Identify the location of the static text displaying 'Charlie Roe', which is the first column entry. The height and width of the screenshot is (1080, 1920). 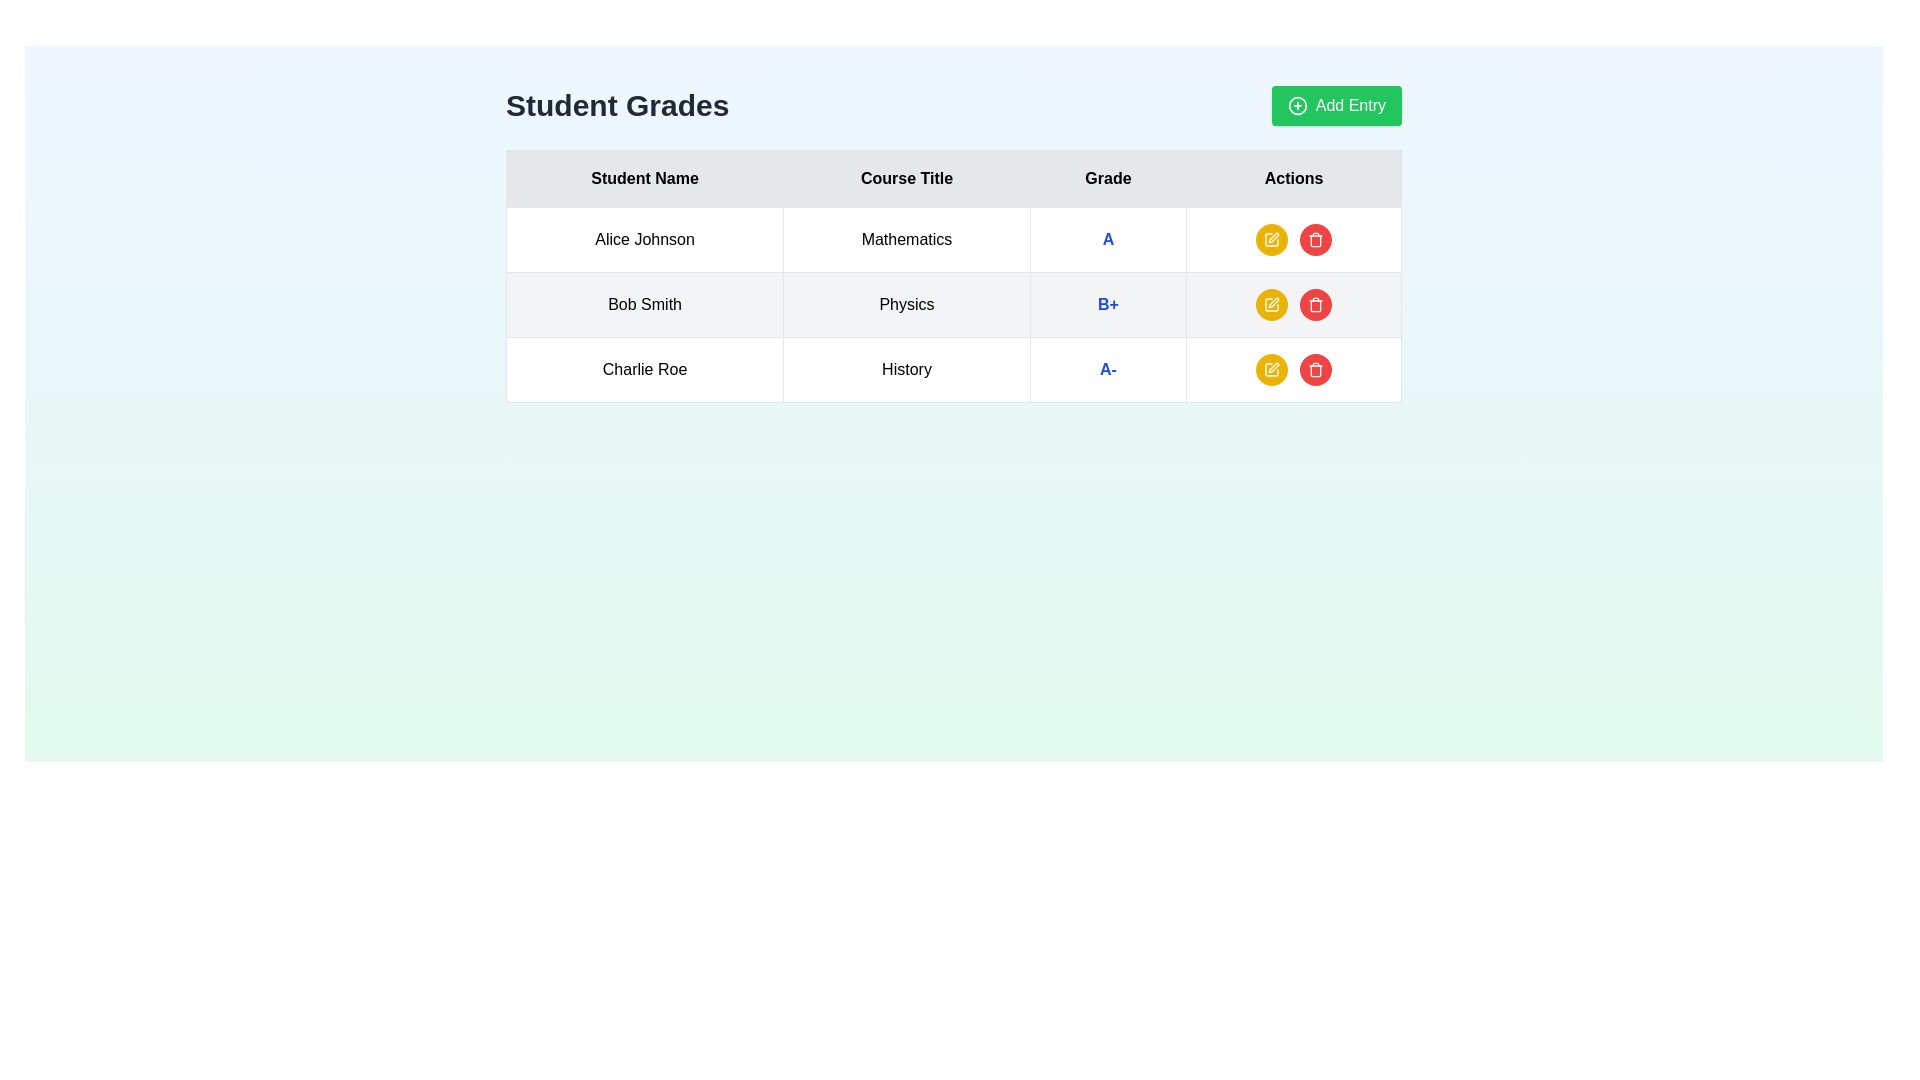
(645, 370).